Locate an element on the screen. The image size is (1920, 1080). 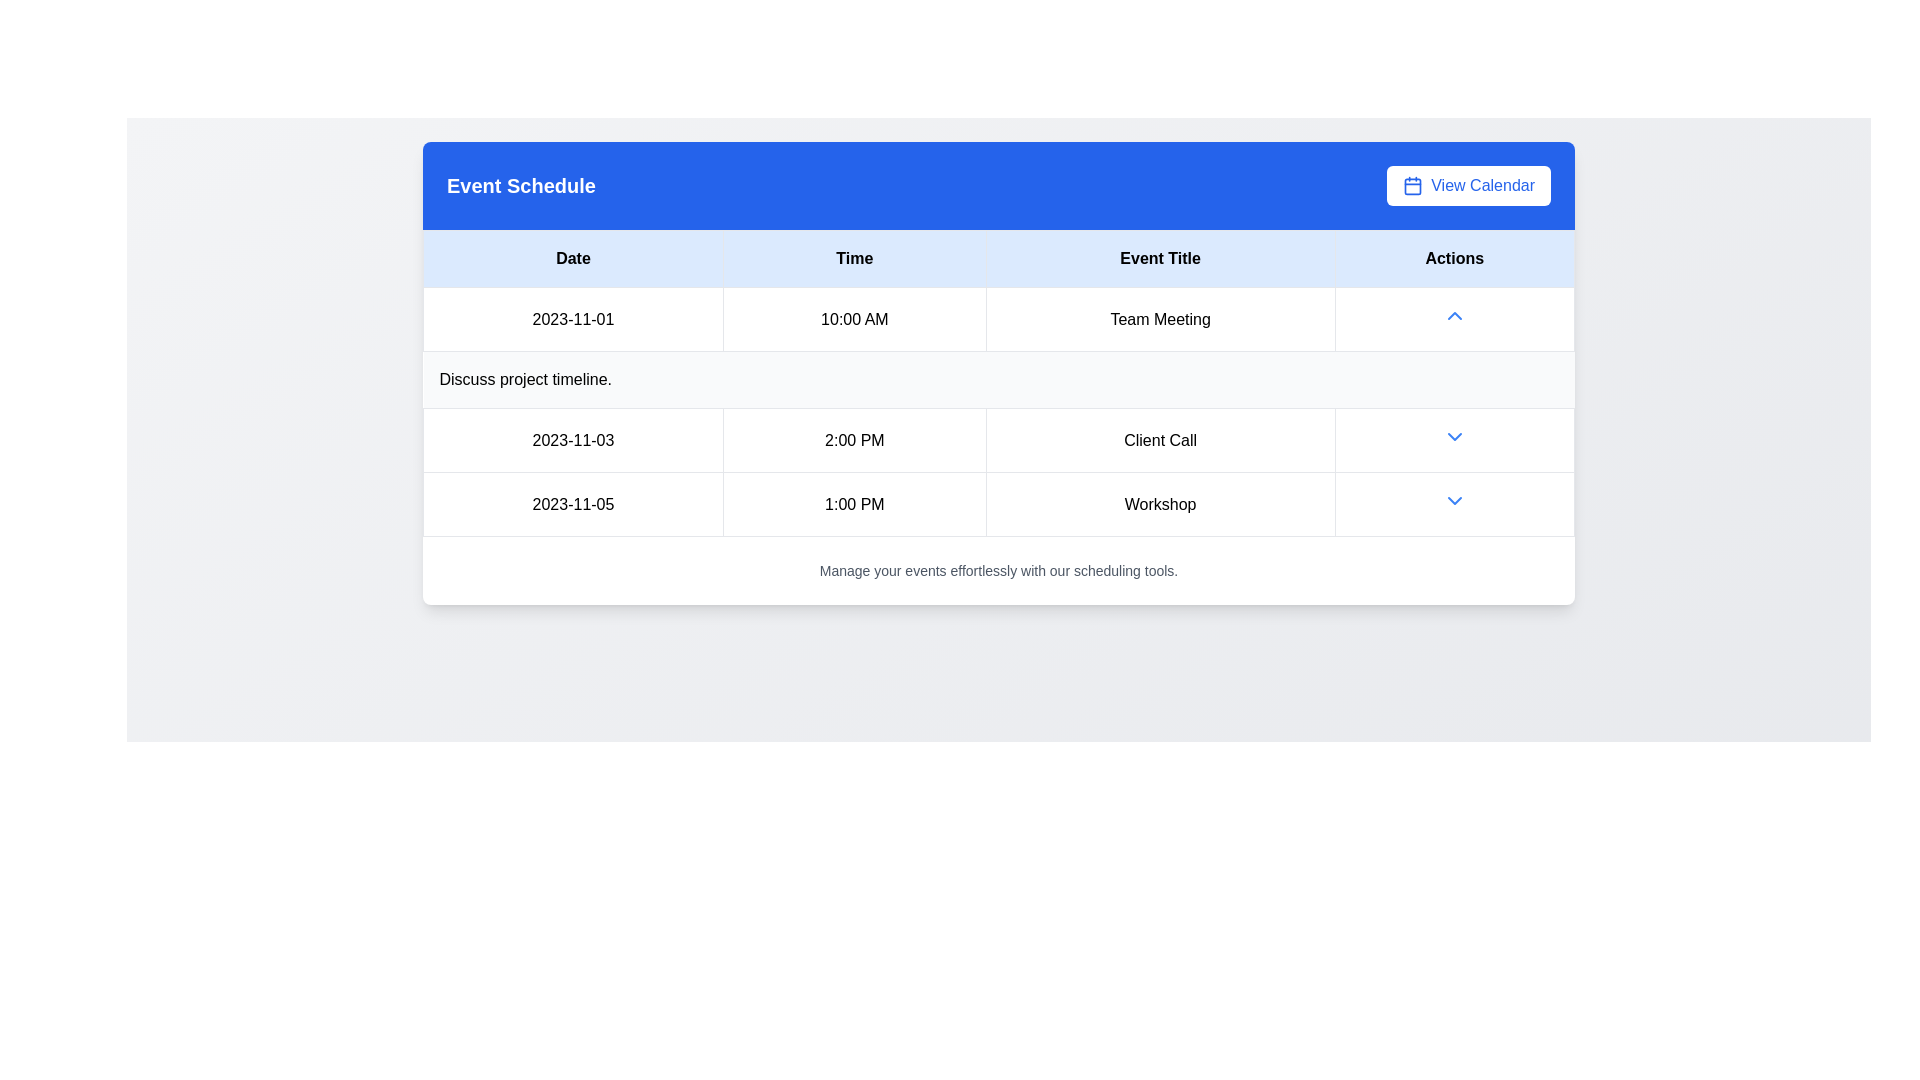
the upward-pointing blue chevron icon in the 'Actions' column of the 'Team Meeting' row is located at coordinates (1454, 315).